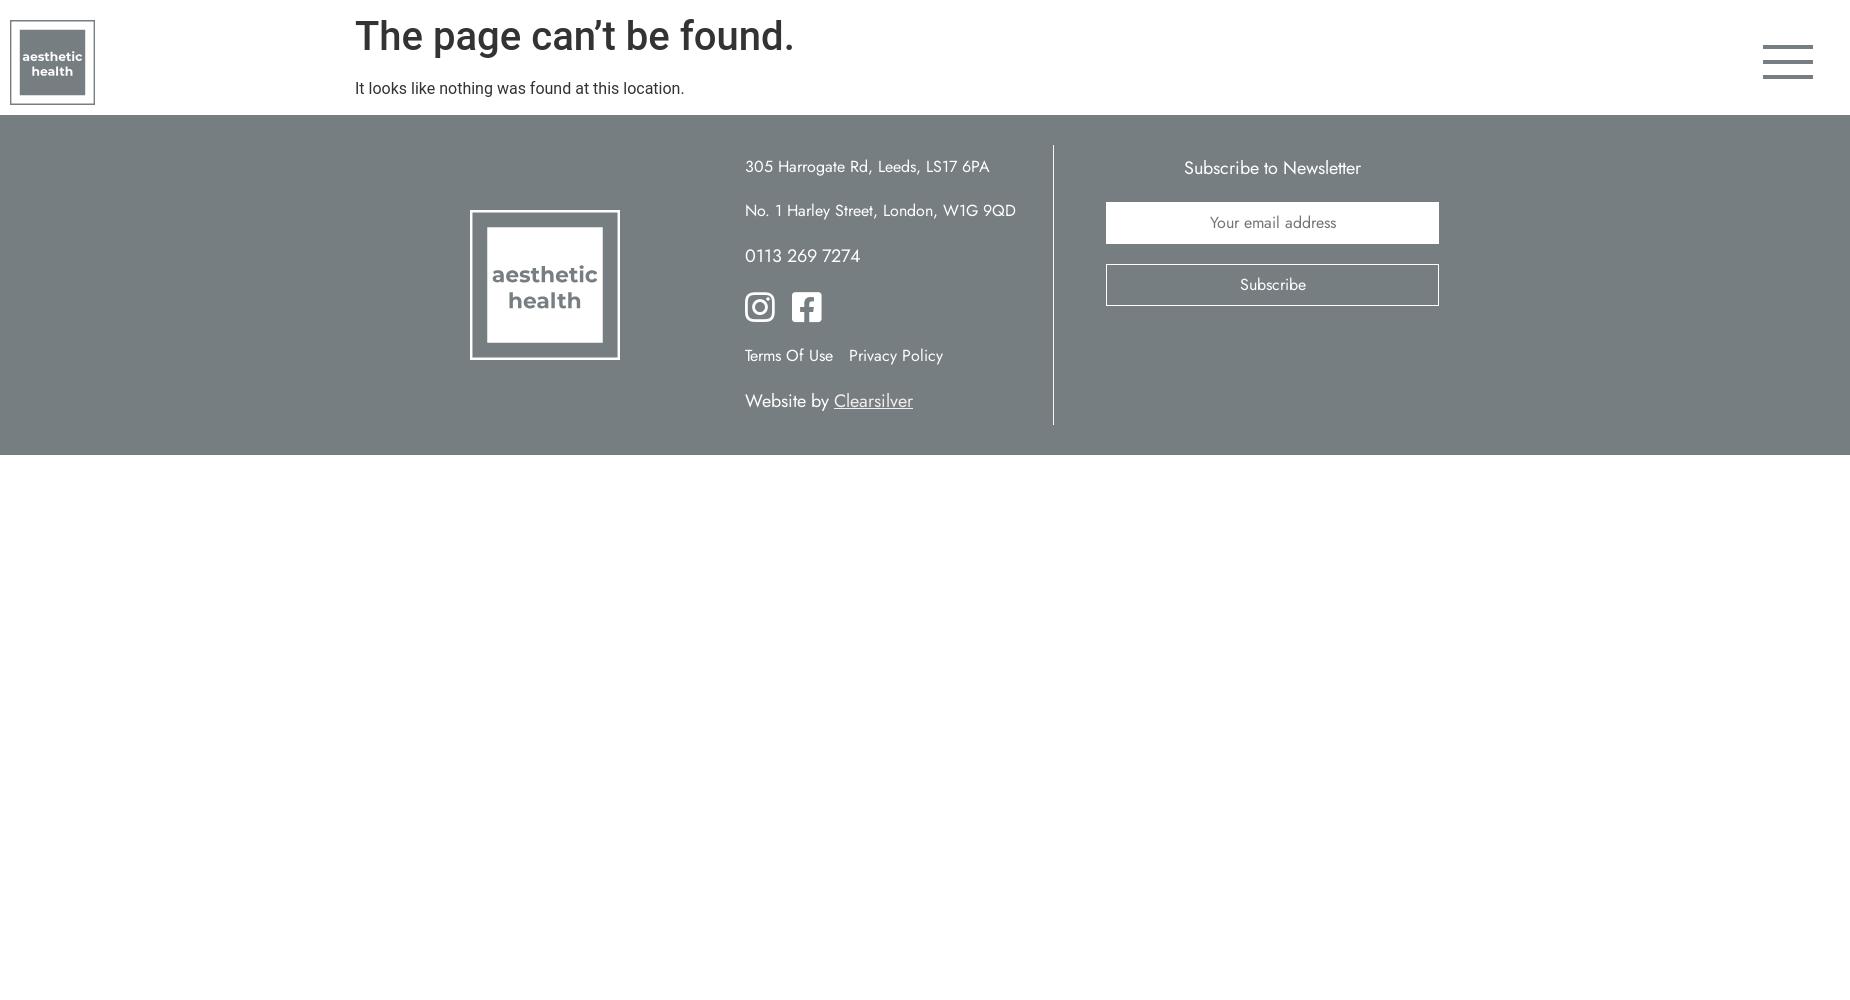 Image resolution: width=1850 pixels, height=1000 pixels. What do you see at coordinates (895, 354) in the screenshot?
I see `'Privacy Policy'` at bounding box center [895, 354].